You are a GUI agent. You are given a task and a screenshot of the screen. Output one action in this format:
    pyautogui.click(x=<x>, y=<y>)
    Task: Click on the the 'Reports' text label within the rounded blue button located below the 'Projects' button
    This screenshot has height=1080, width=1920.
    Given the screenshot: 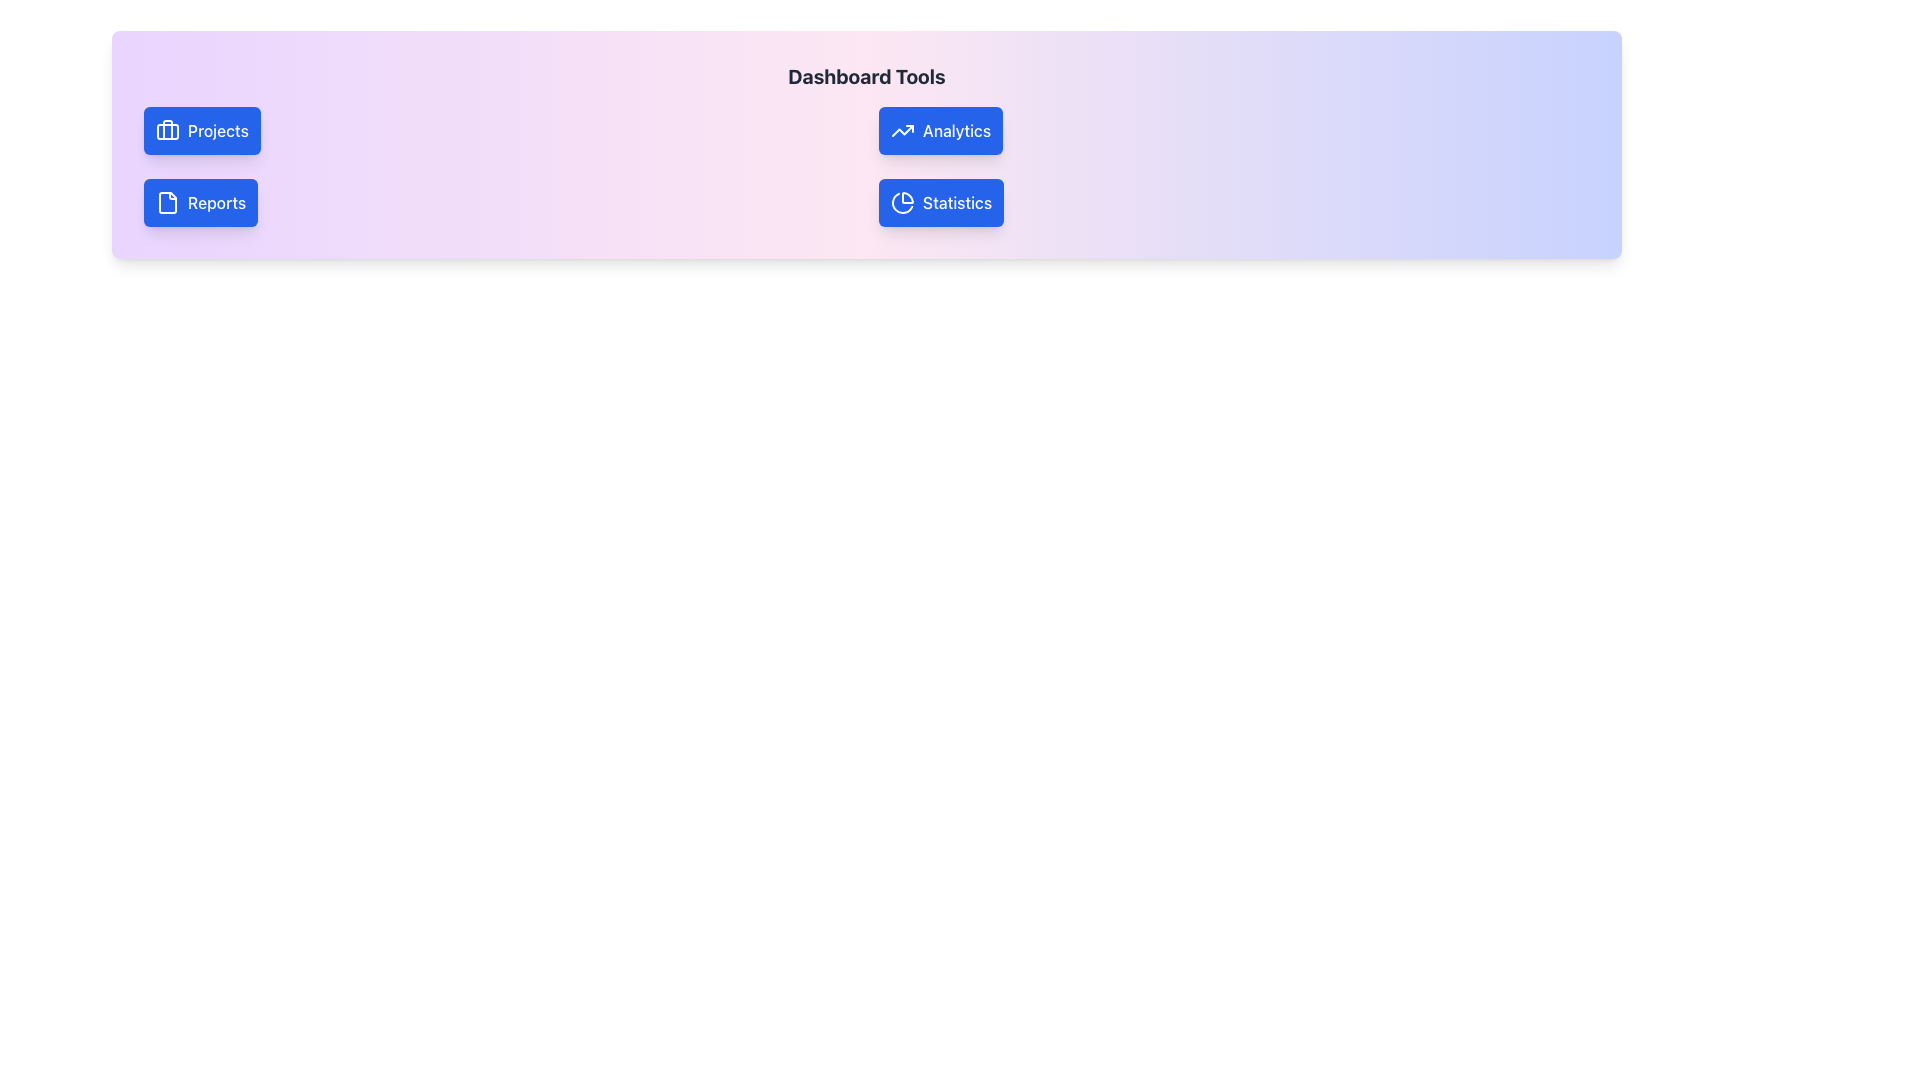 What is the action you would take?
    pyautogui.click(x=217, y=203)
    